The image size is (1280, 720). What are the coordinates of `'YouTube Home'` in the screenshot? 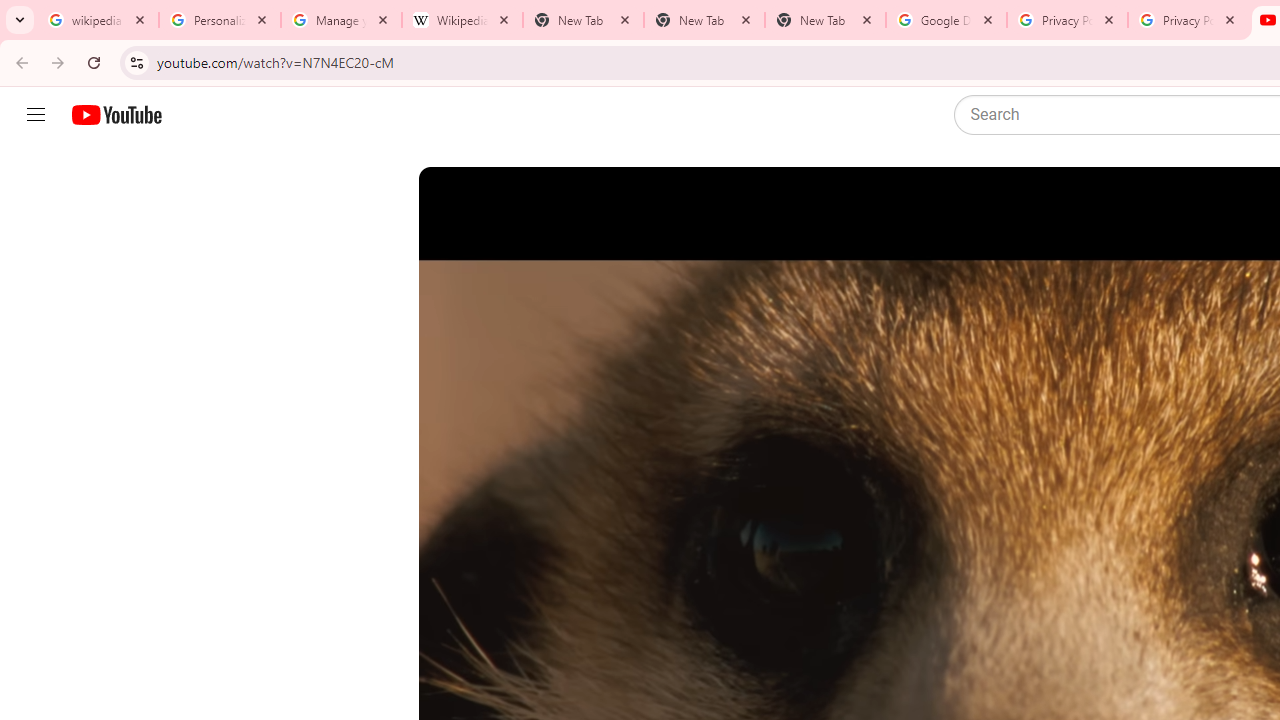 It's located at (115, 115).